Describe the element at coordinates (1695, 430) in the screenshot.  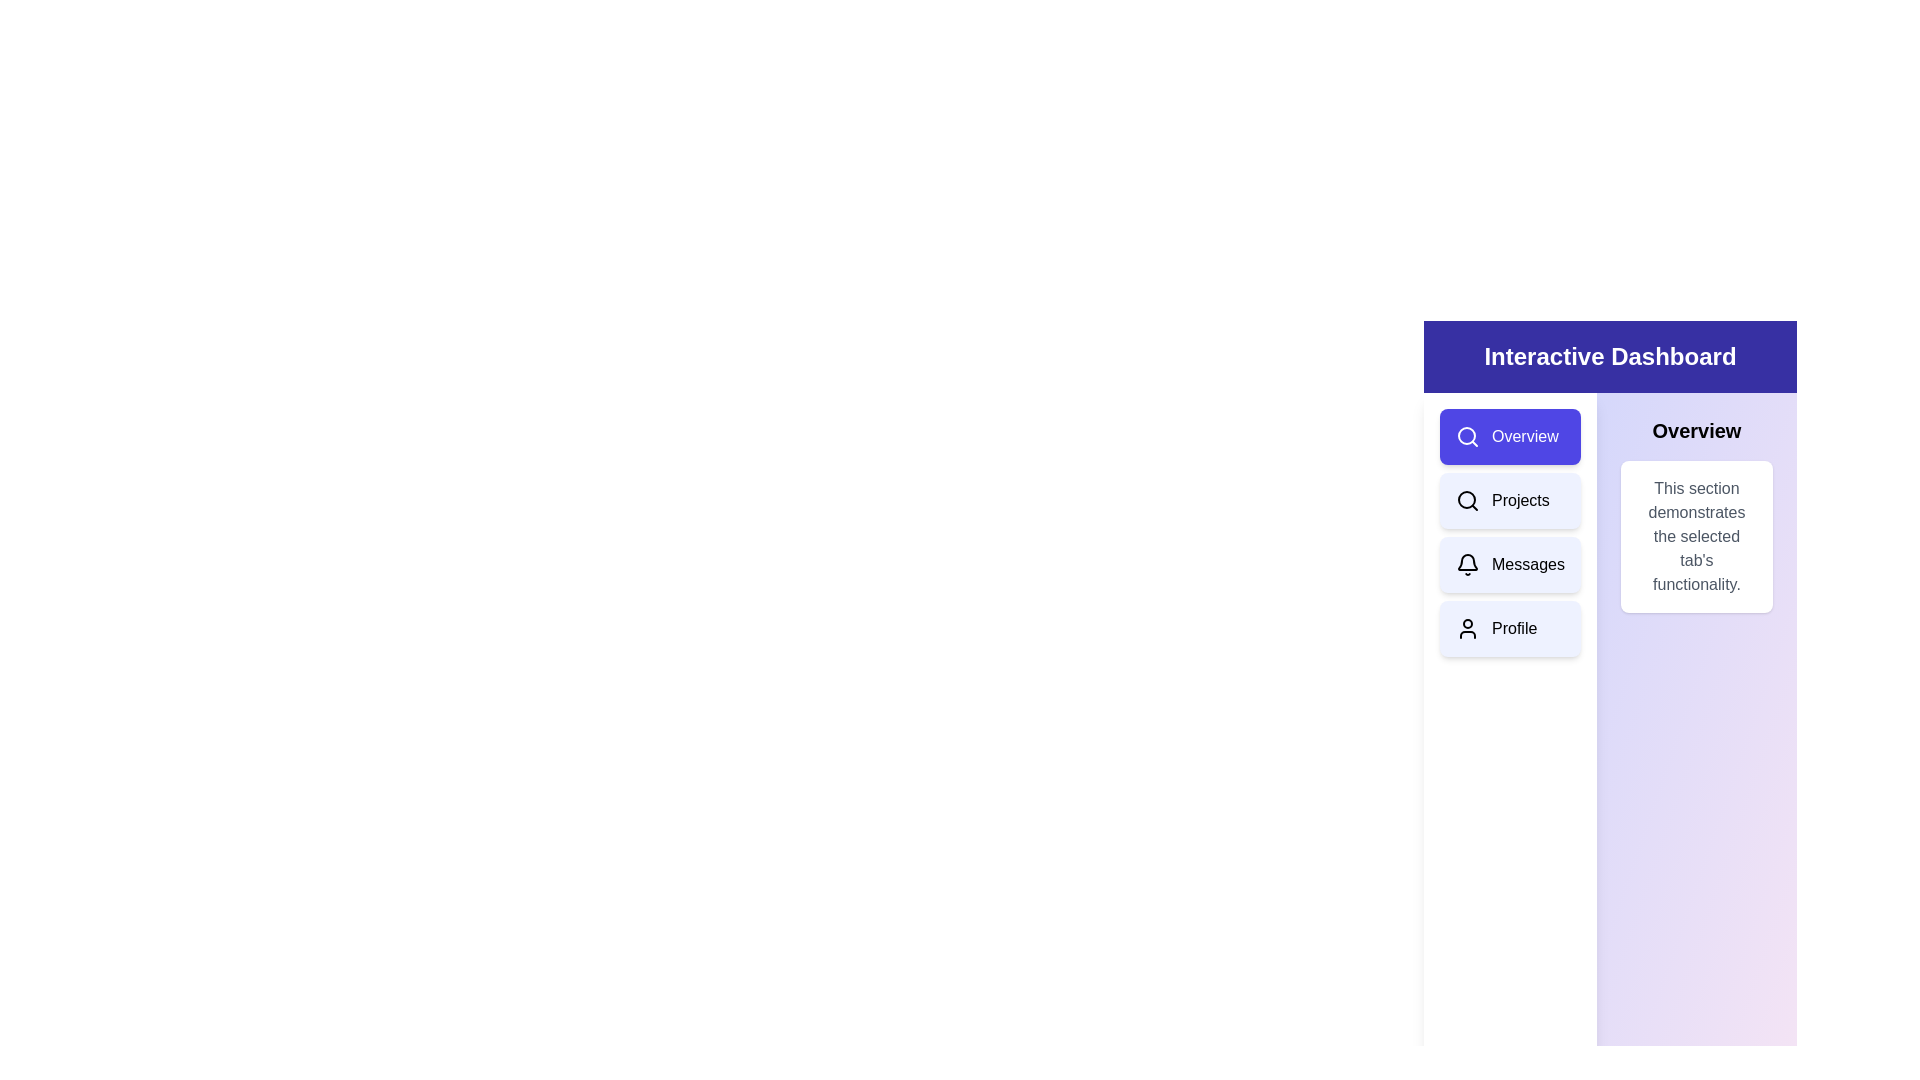
I see `bold, large font title text labeled 'Overview' located in the upper portion of the central content area` at that location.